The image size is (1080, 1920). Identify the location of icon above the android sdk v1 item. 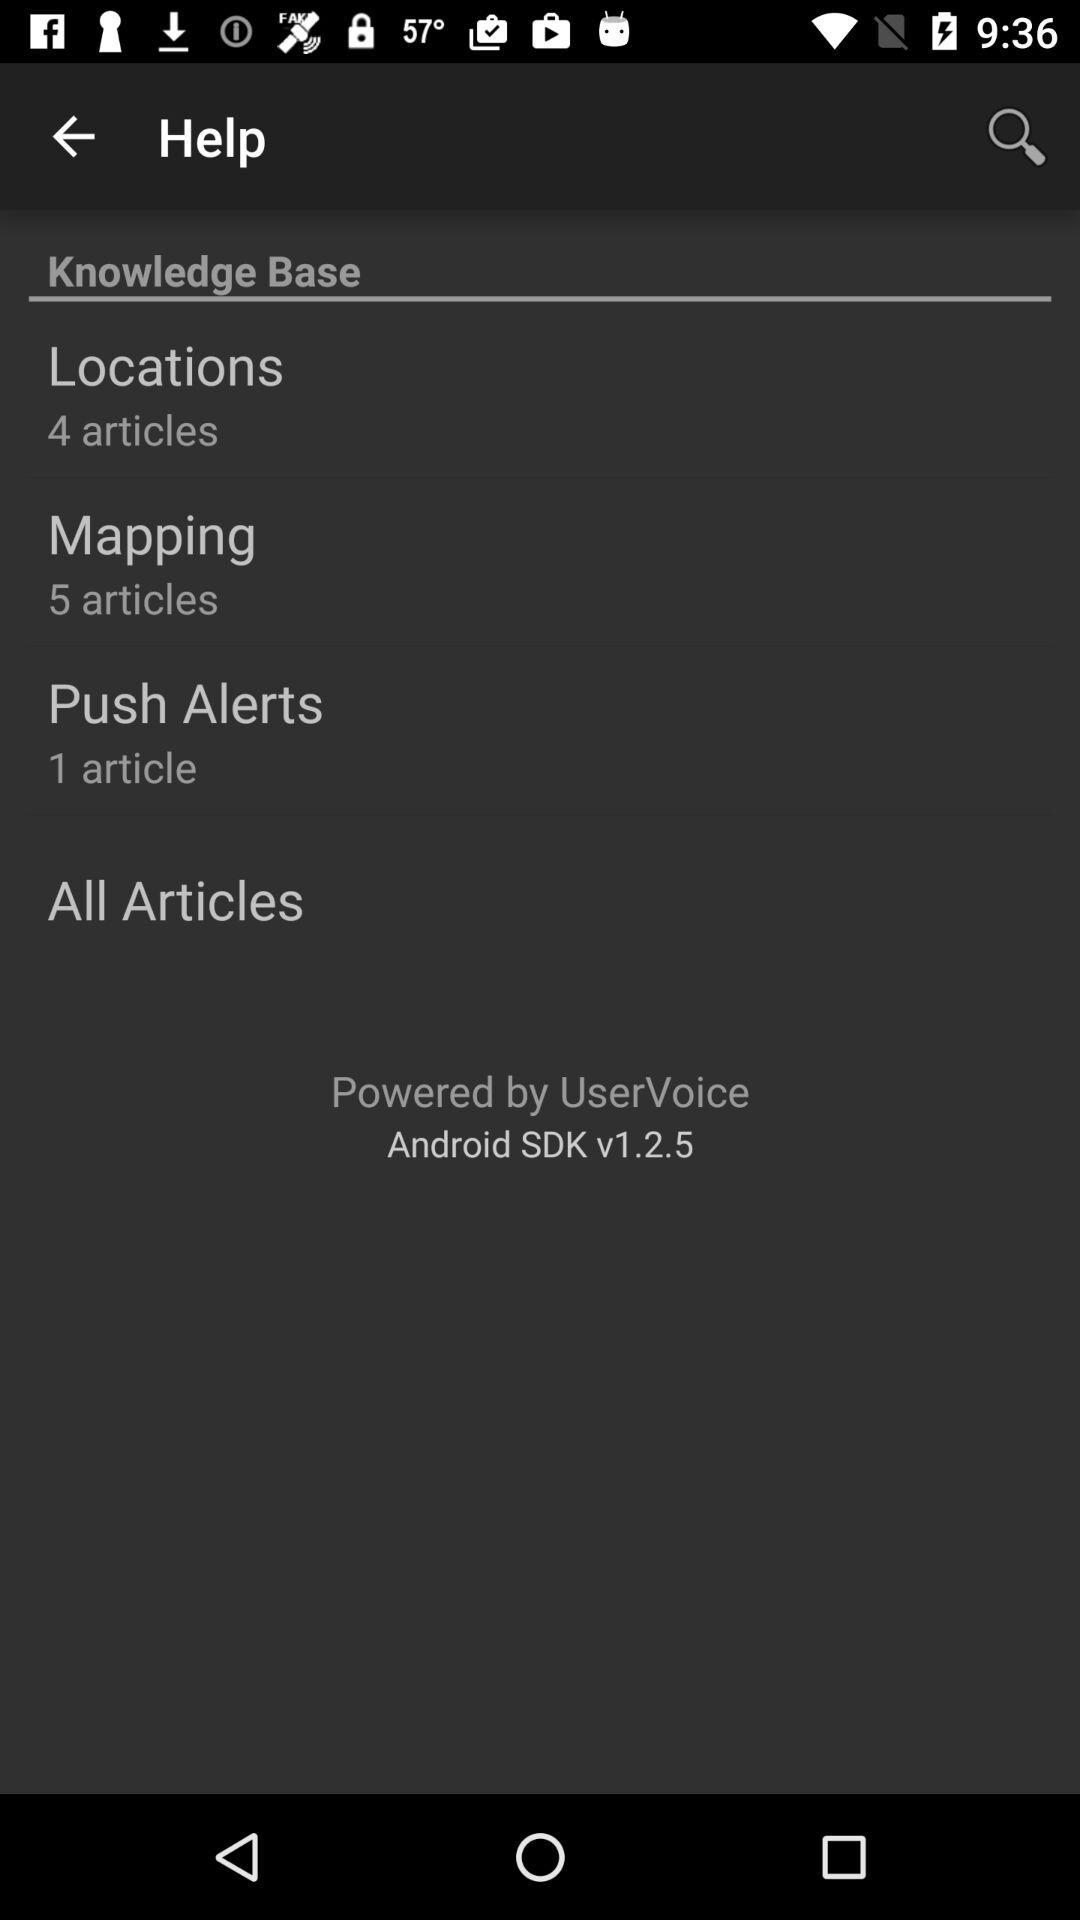
(540, 1089).